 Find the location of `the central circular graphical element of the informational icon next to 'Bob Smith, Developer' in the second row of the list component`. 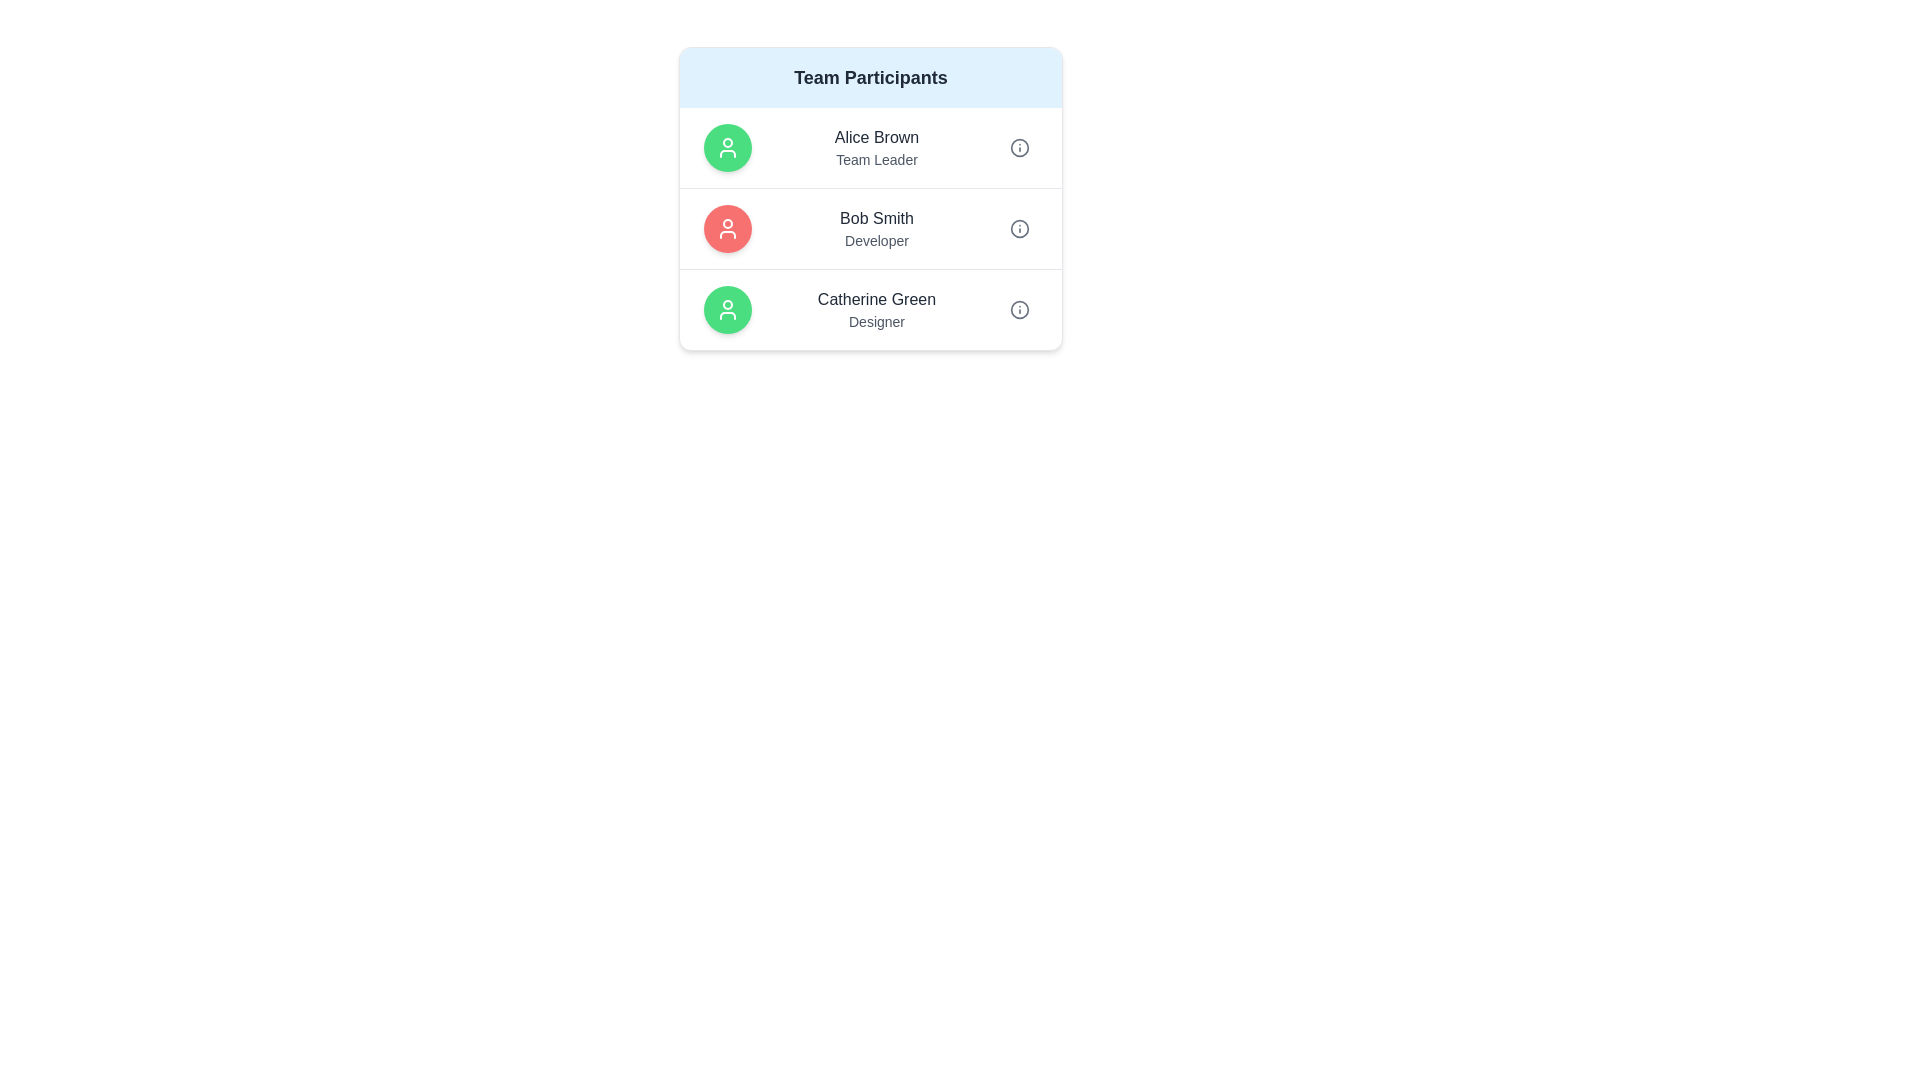

the central circular graphical element of the informational icon next to 'Bob Smith, Developer' in the second row of the list component is located at coordinates (1019, 227).